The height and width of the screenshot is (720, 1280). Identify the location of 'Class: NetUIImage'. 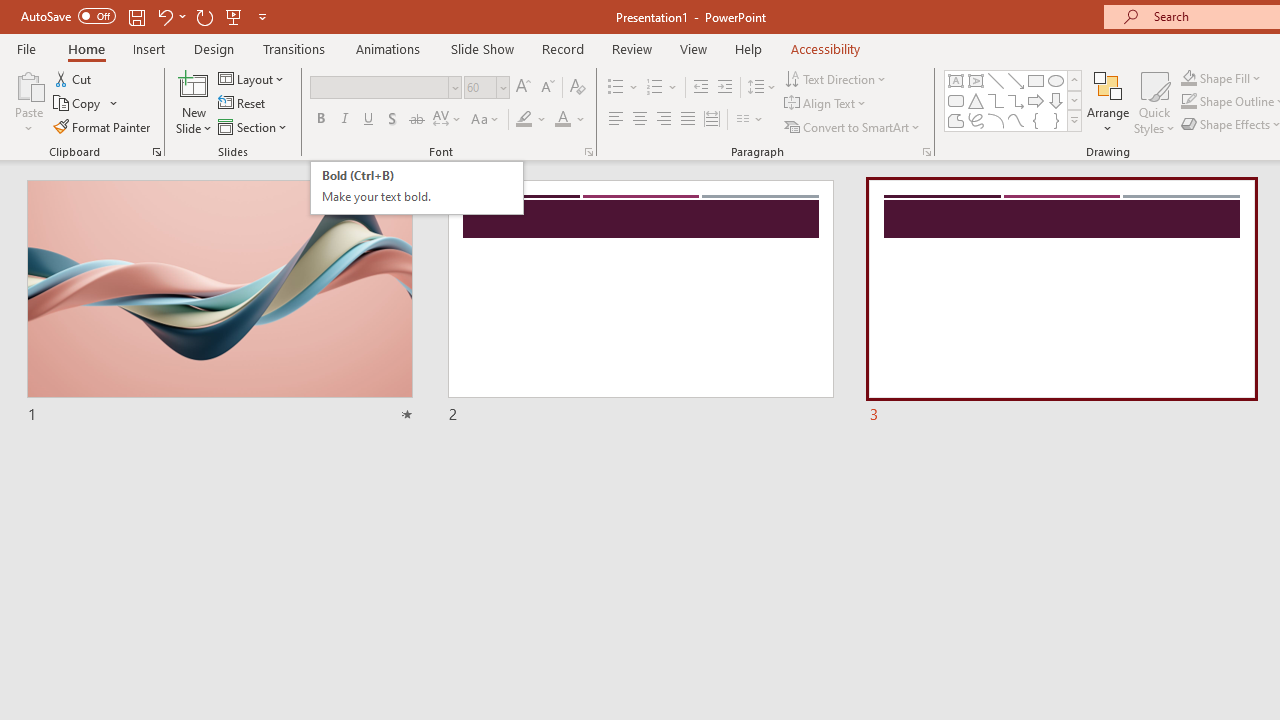
(1074, 120).